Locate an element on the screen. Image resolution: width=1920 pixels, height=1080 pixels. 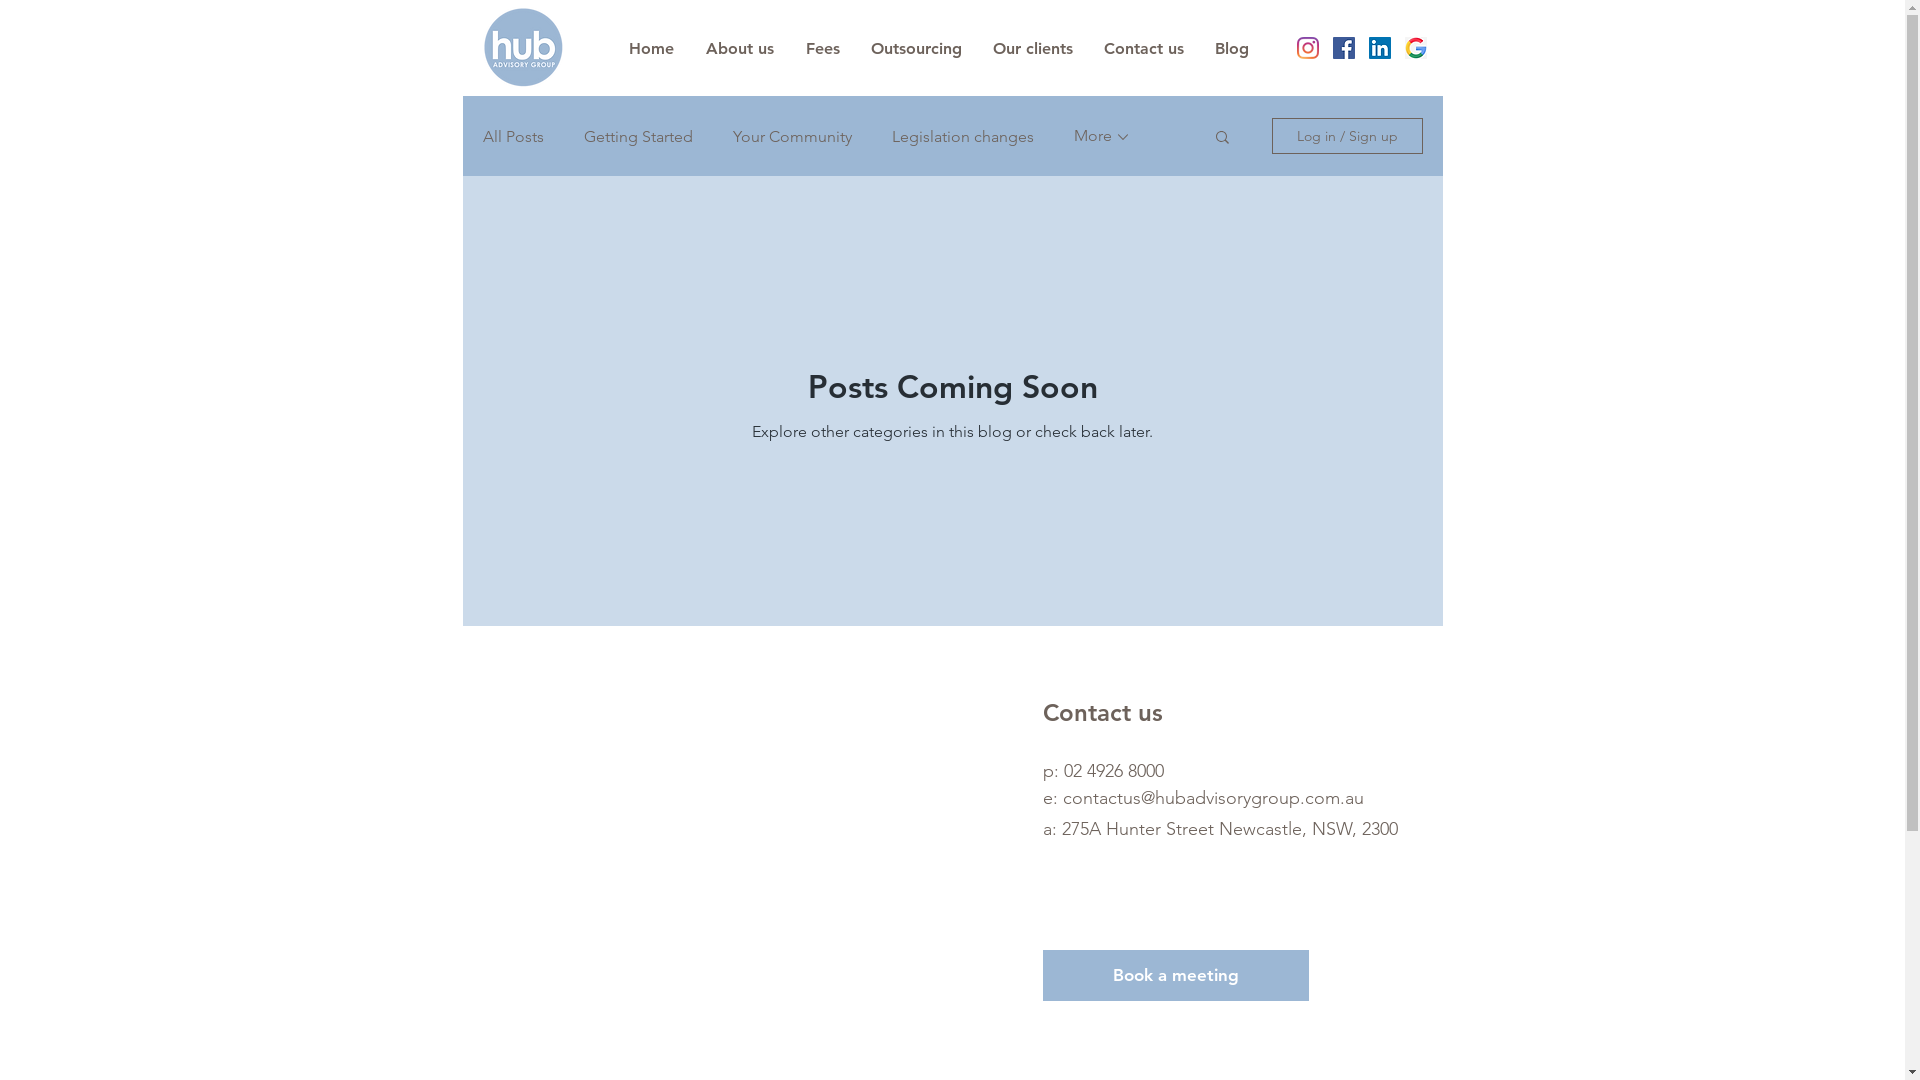
'Legislation changes' is located at coordinates (963, 135).